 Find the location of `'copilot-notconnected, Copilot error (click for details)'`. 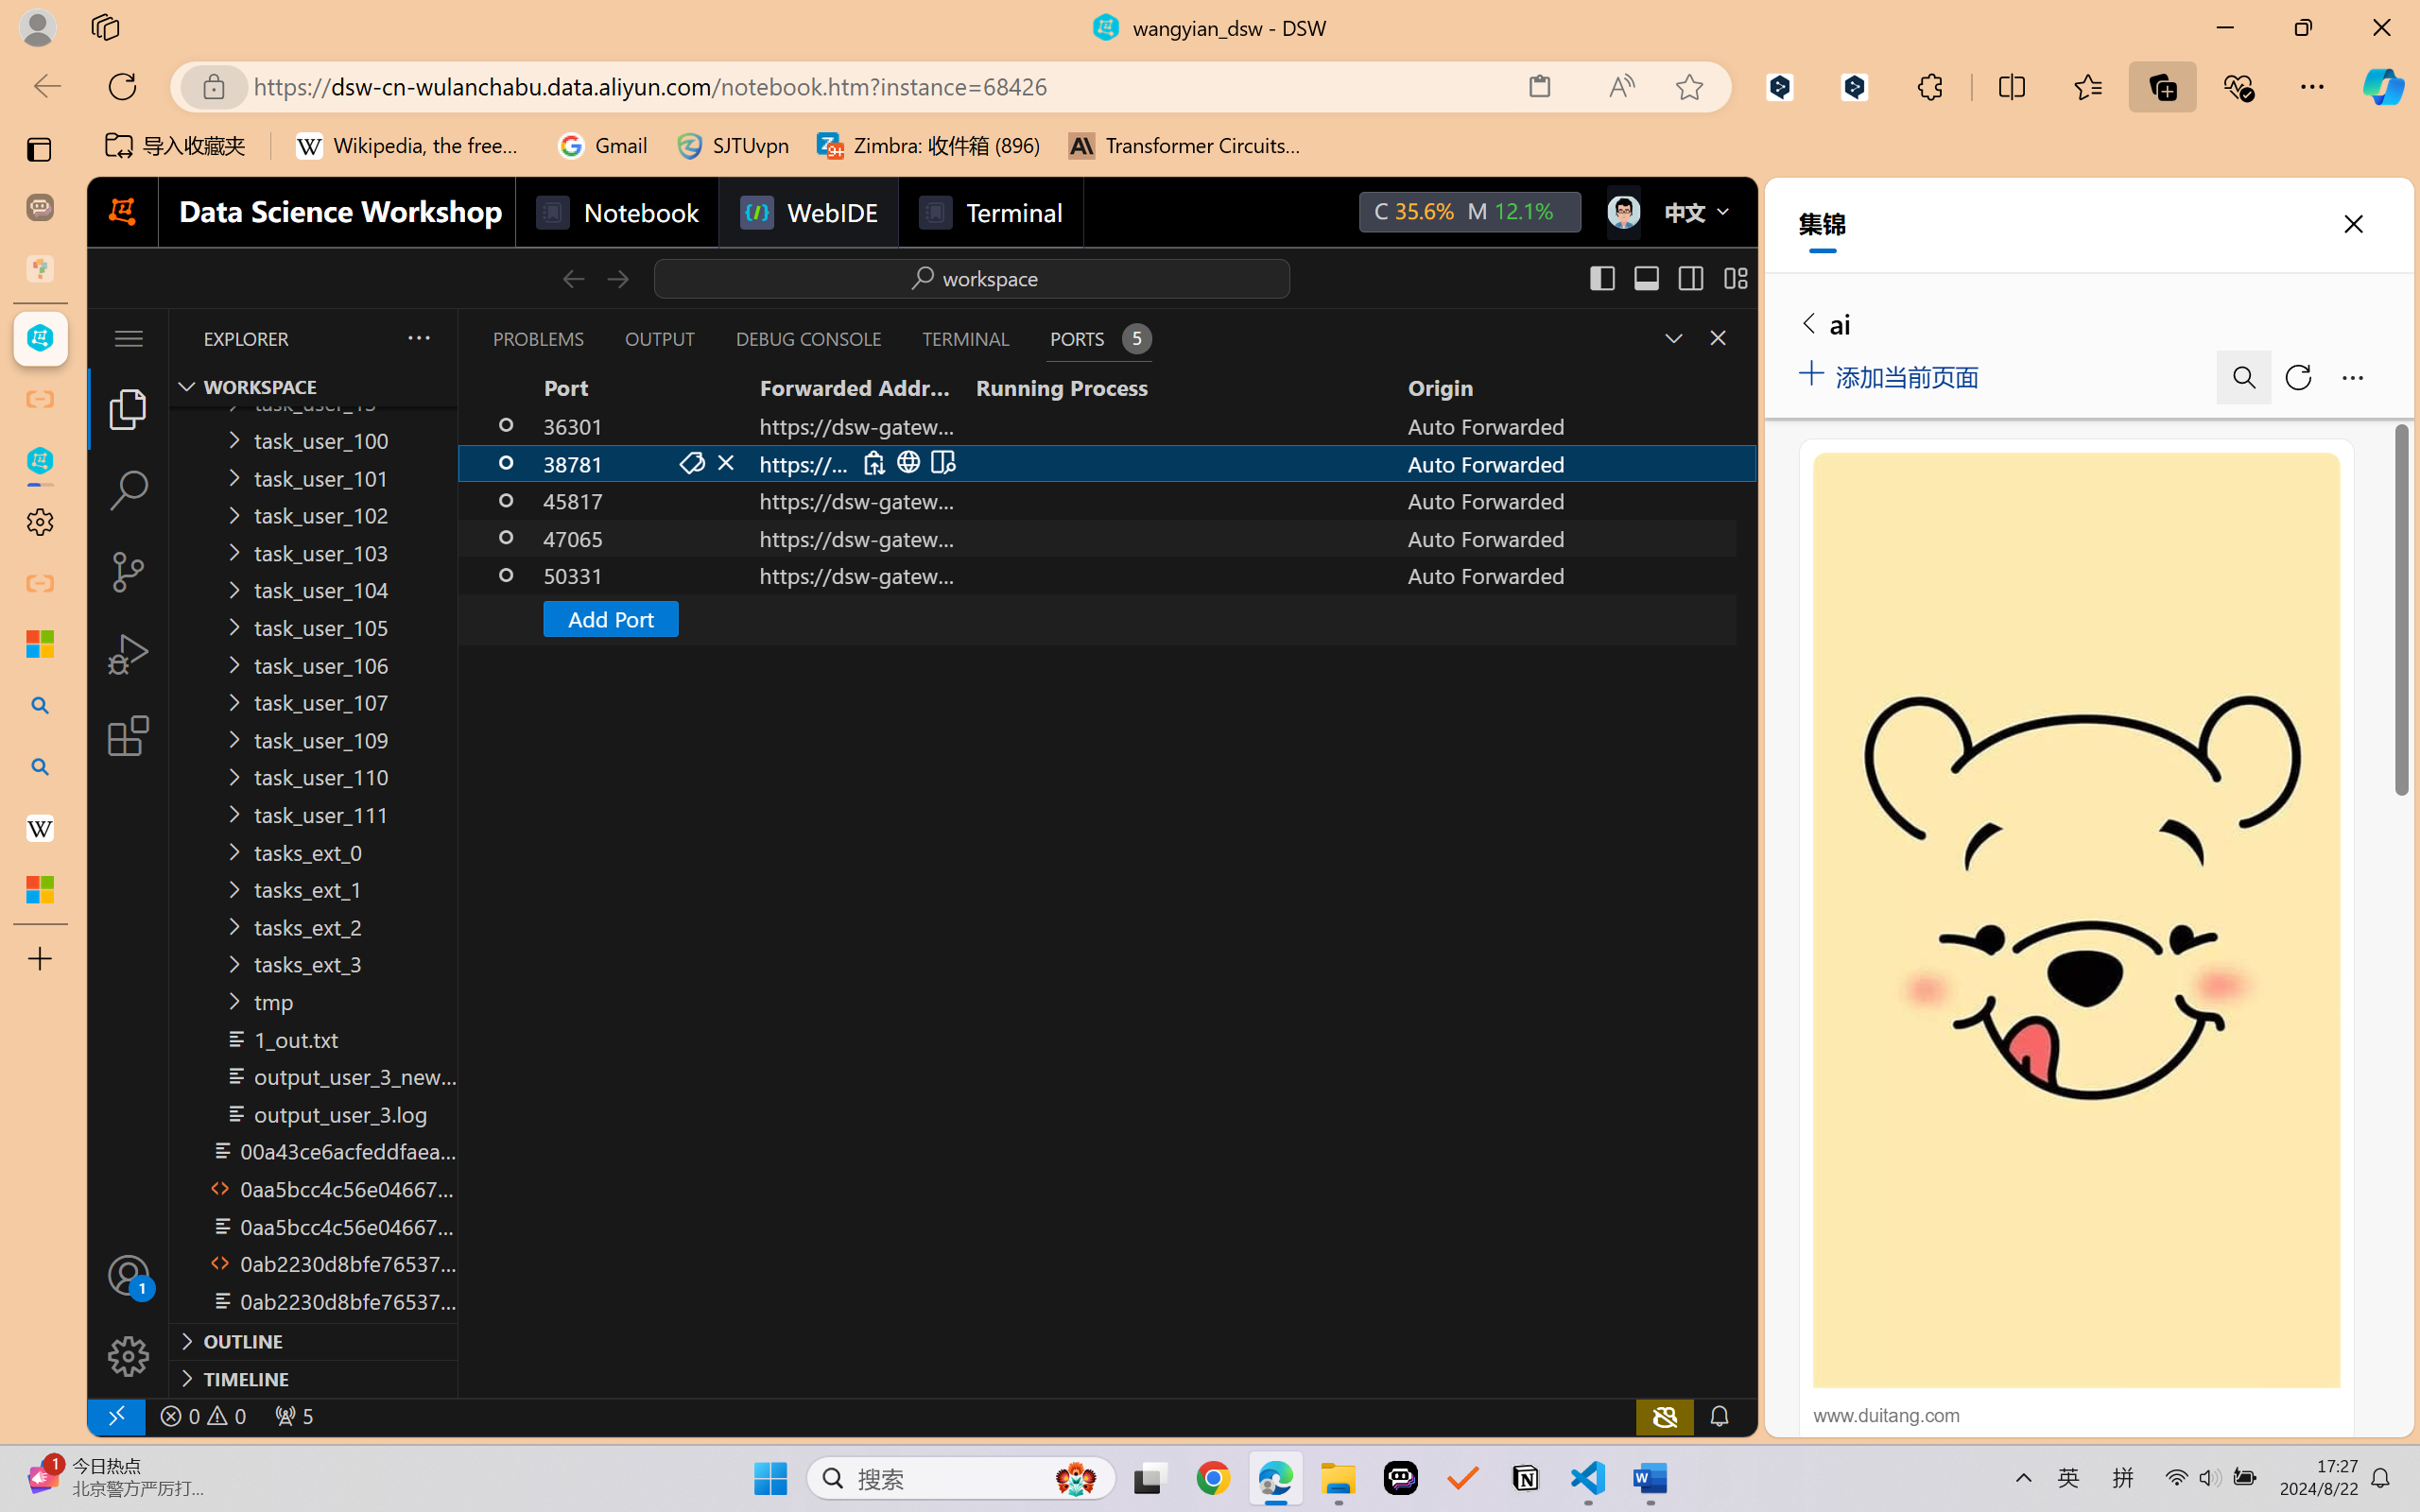

'copilot-notconnected, Copilot error (click for details)' is located at coordinates (1664, 1415).